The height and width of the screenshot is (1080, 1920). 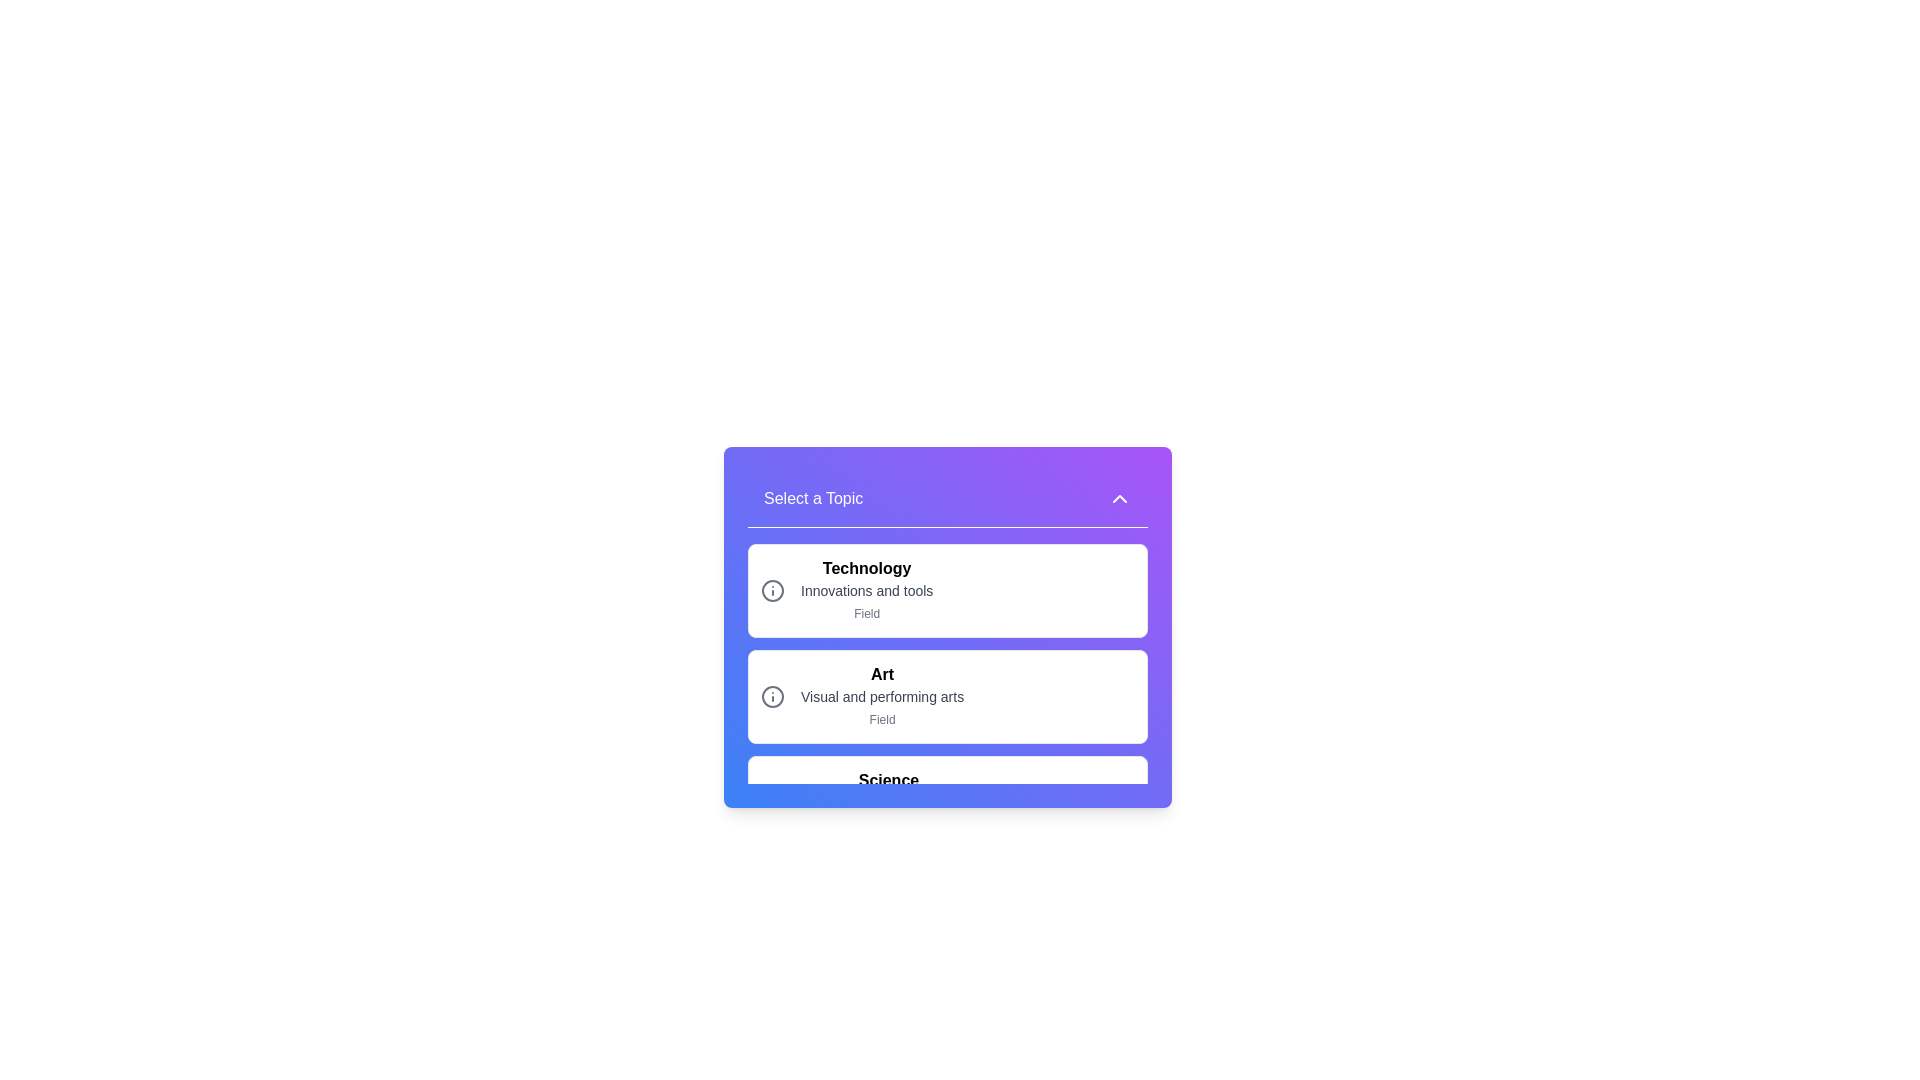 What do you see at coordinates (881, 720) in the screenshot?
I see `the metadata label located at the bottom-right corner of the card associated with the main text 'Art', which provides contextual information about the category 'Visual and performing arts'` at bounding box center [881, 720].